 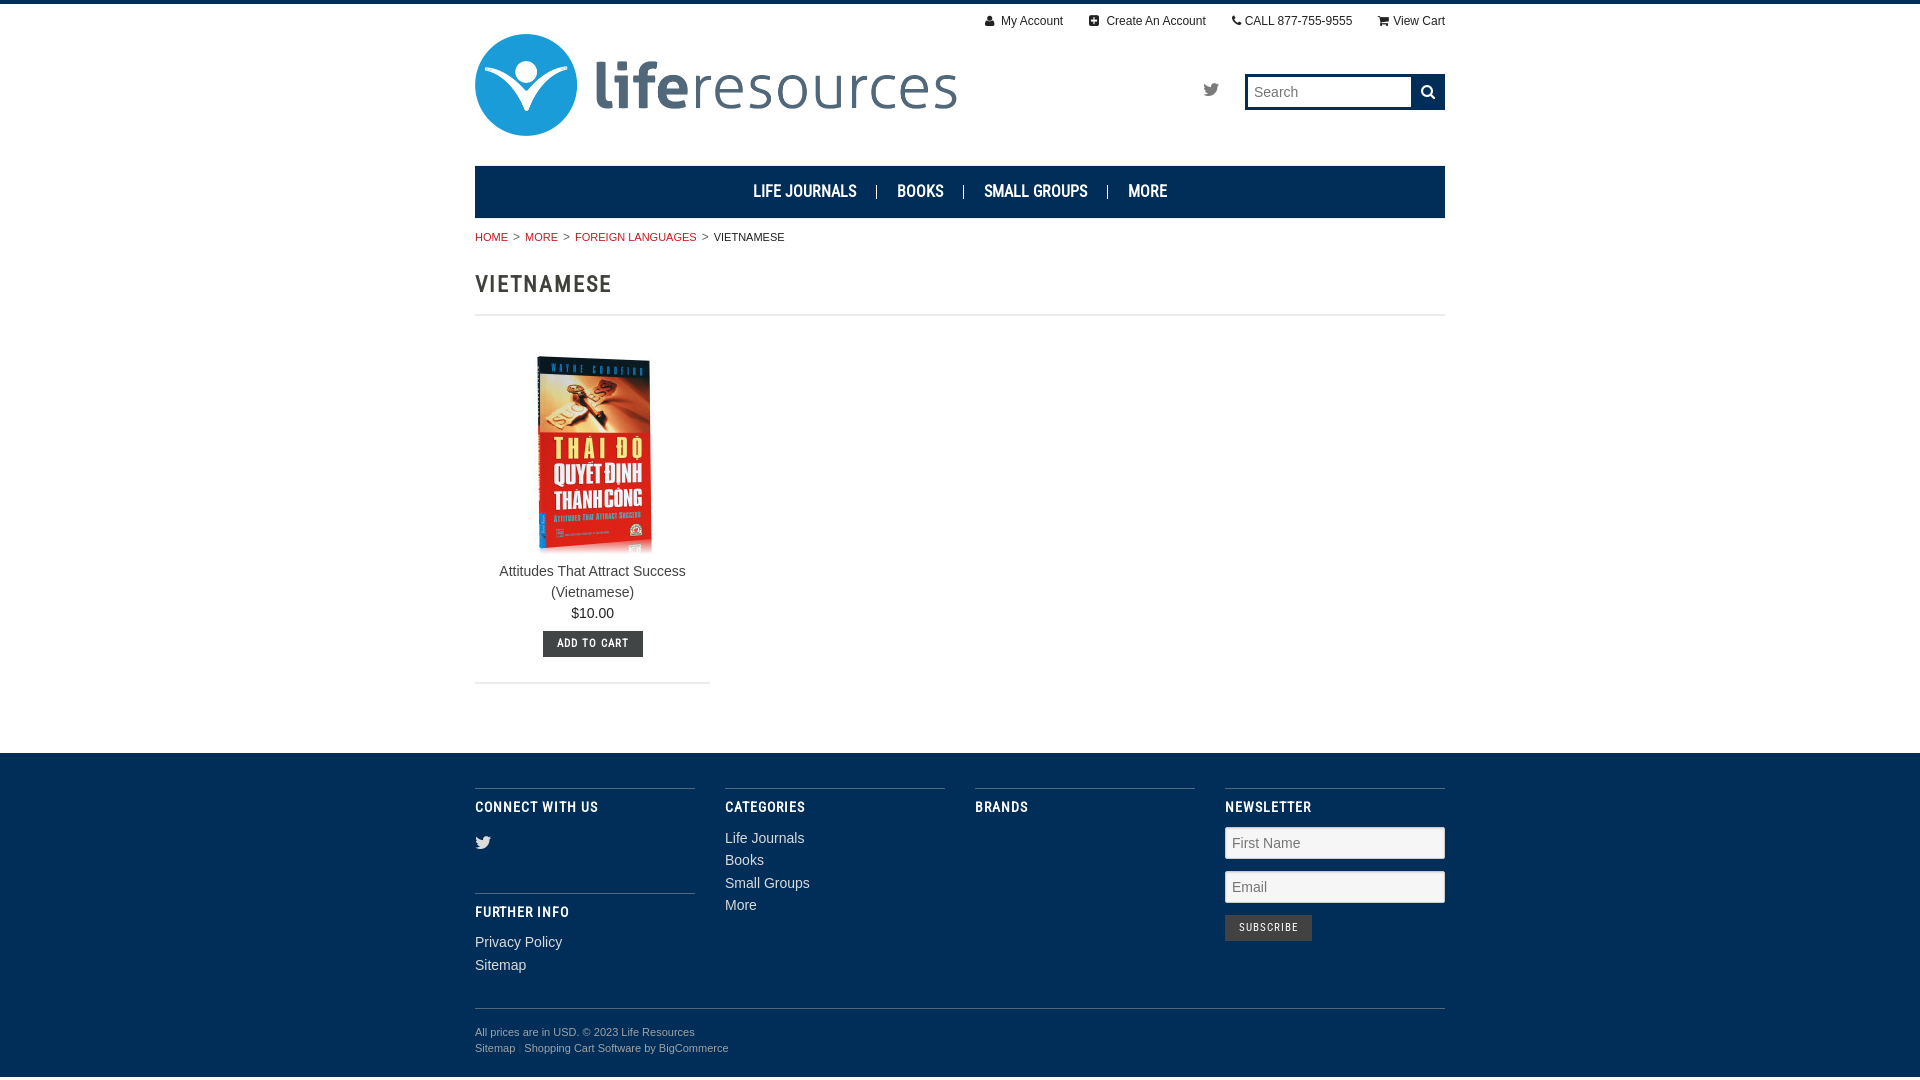 What do you see at coordinates (474, 235) in the screenshot?
I see `'HOME'` at bounding box center [474, 235].